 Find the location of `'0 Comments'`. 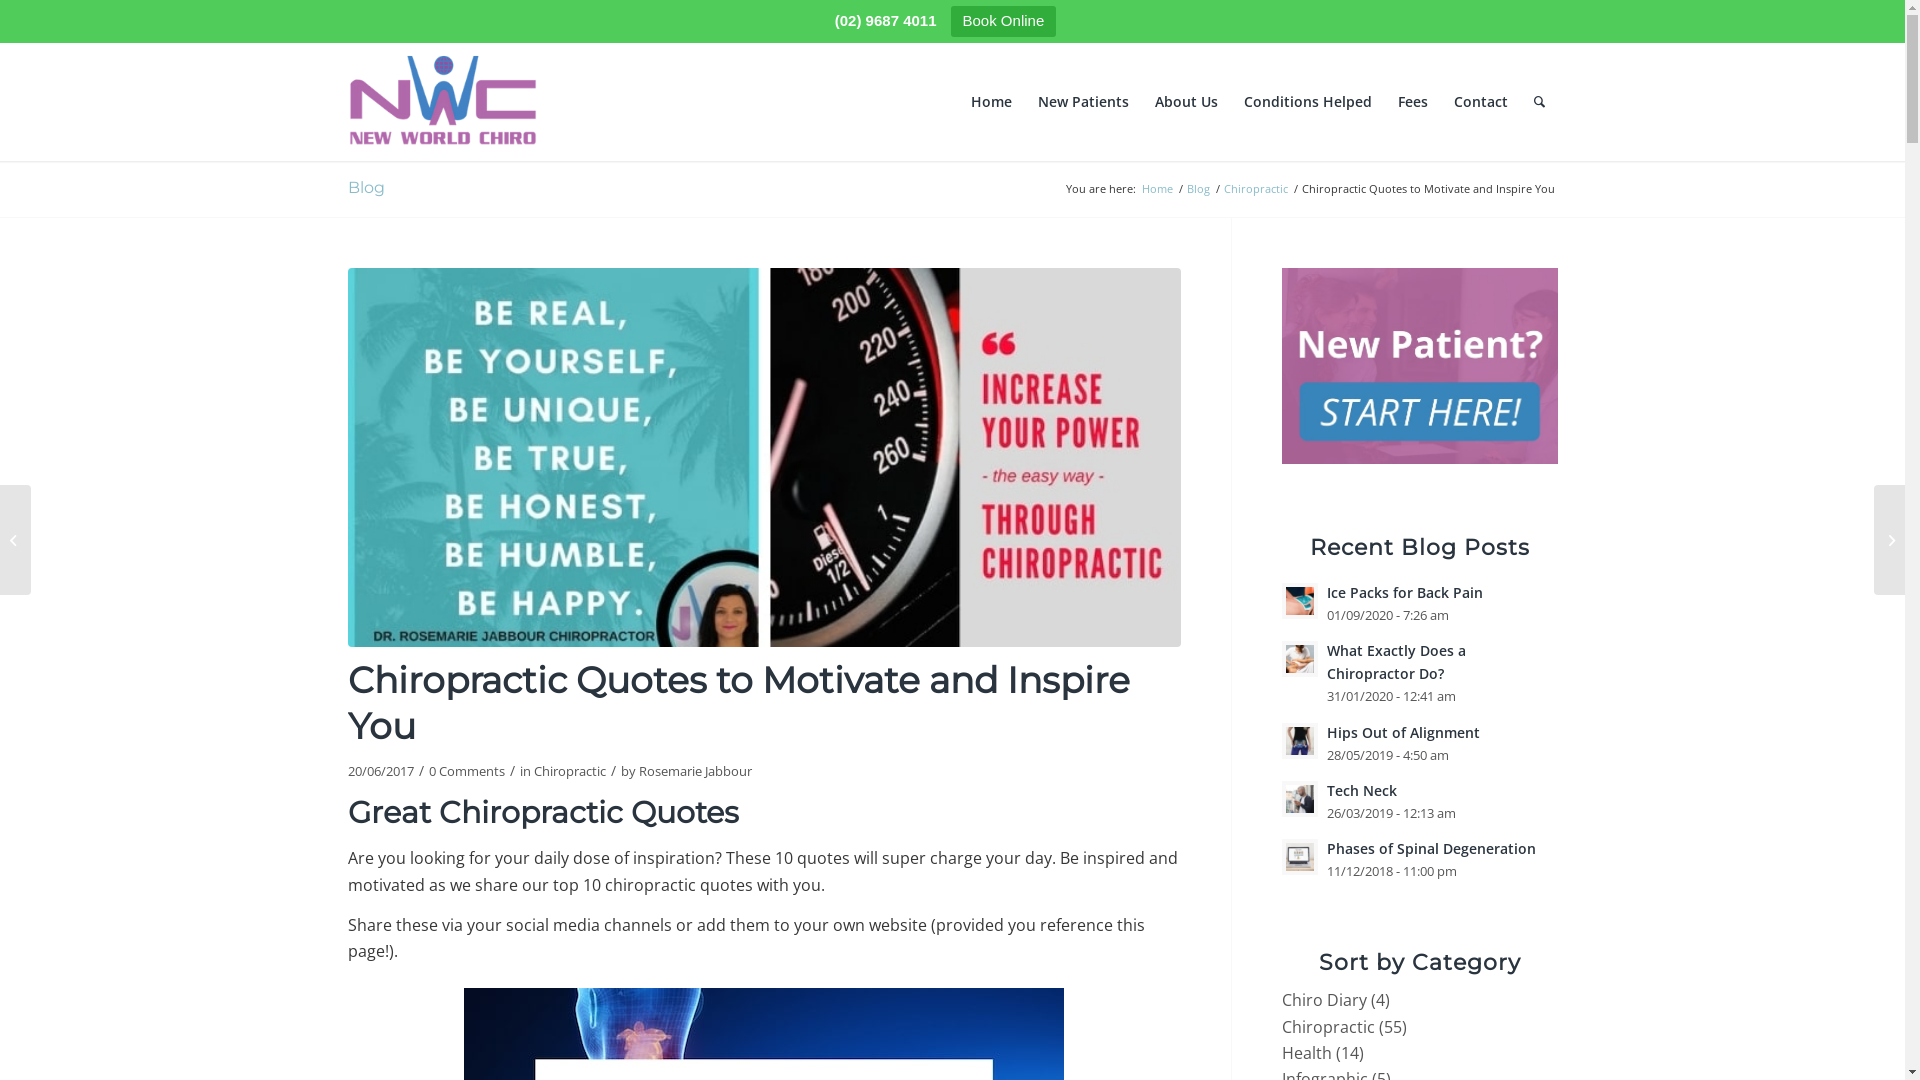

'0 Comments' is located at coordinates (464, 770).